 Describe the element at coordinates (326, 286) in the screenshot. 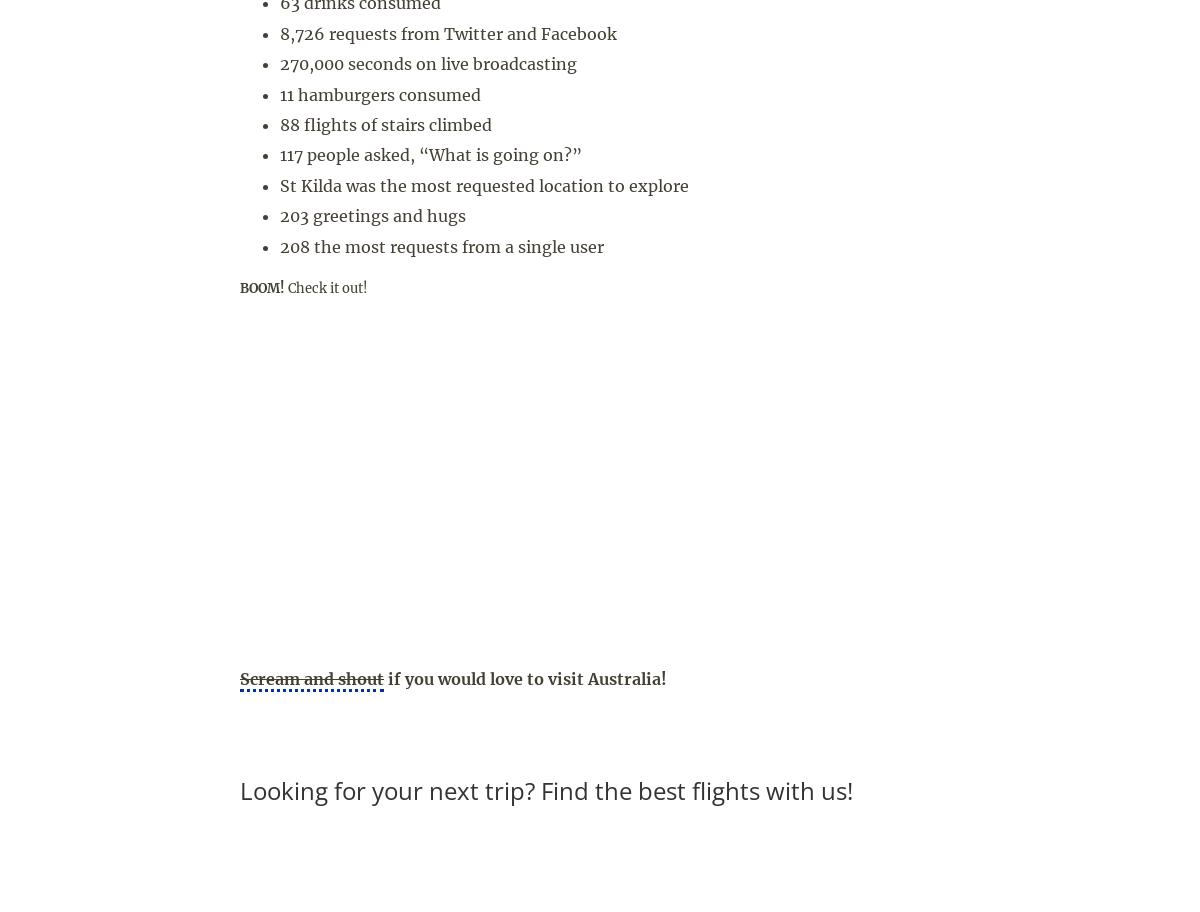

I see `'Check it out!'` at that location.